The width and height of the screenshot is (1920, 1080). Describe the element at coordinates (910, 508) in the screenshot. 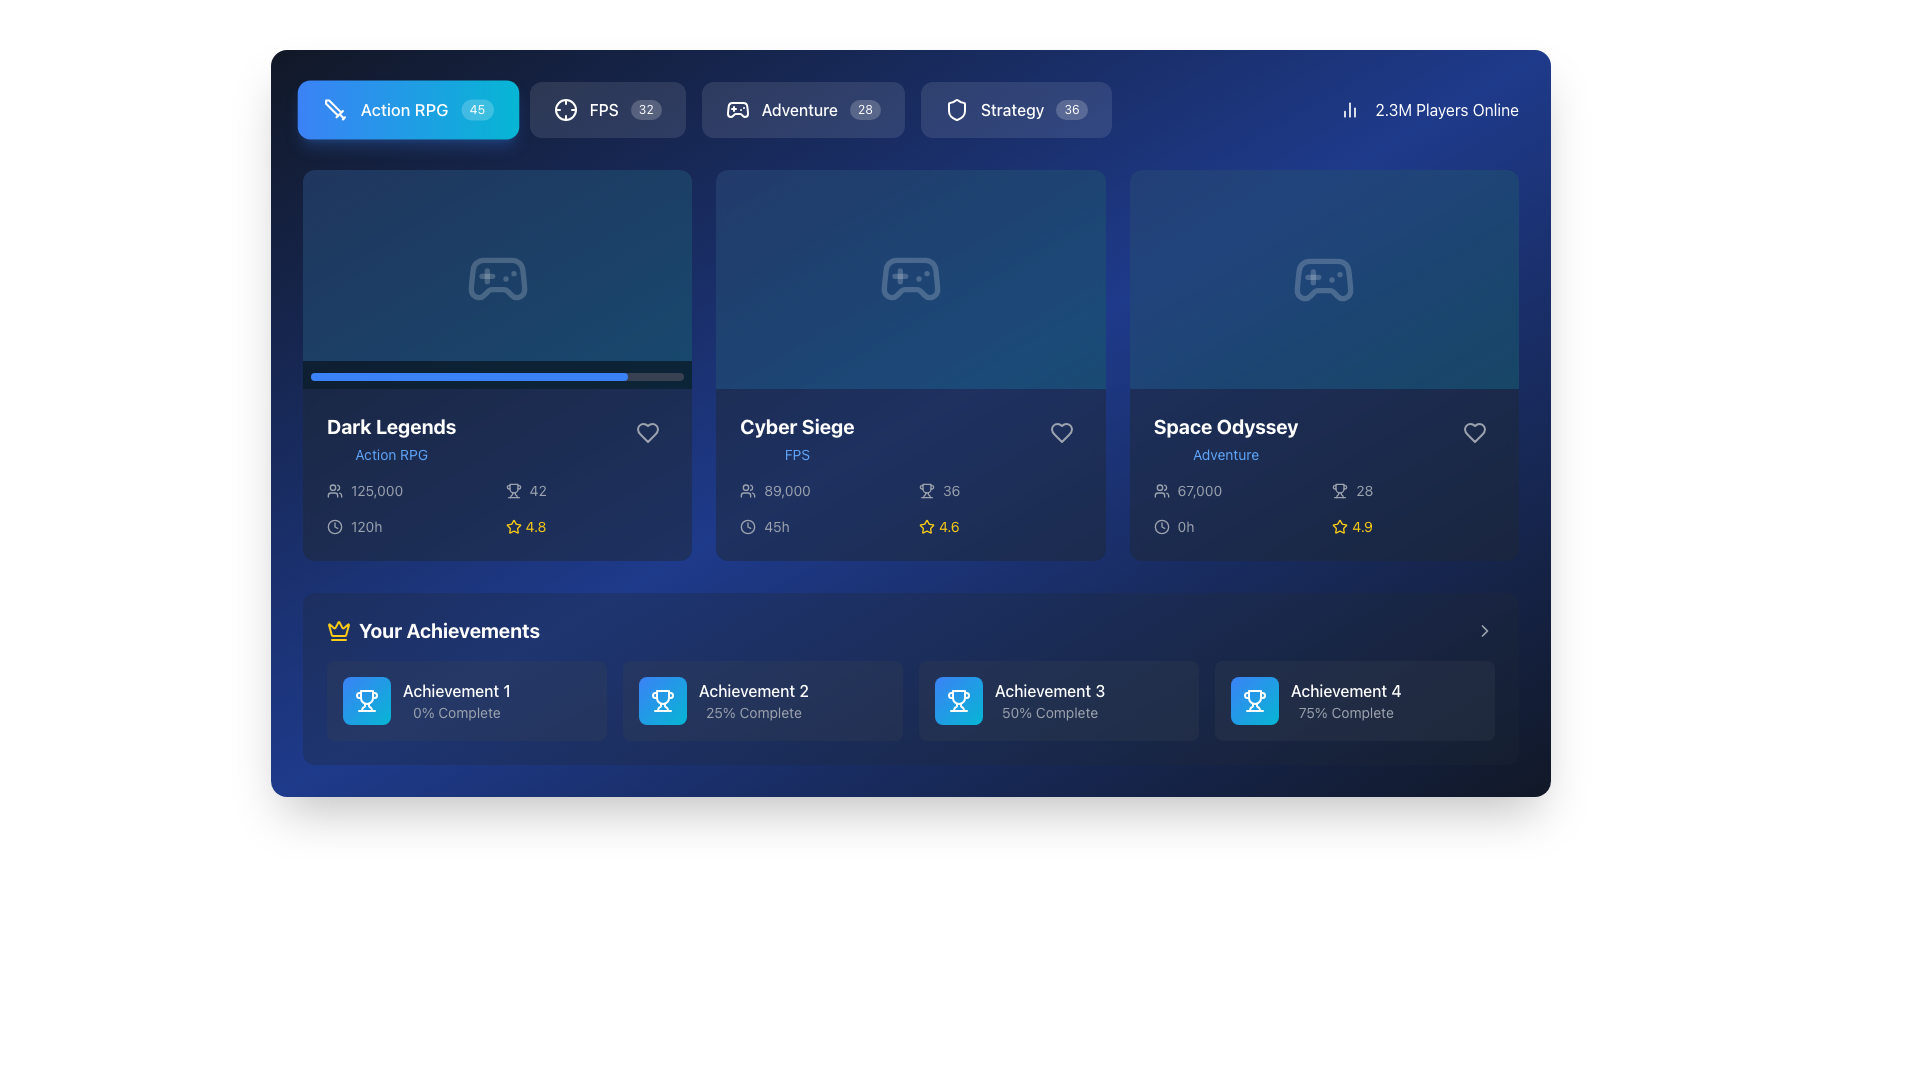

I see `the rating value within the Informational panel located in the 'Cyber Siege' card` at that location.